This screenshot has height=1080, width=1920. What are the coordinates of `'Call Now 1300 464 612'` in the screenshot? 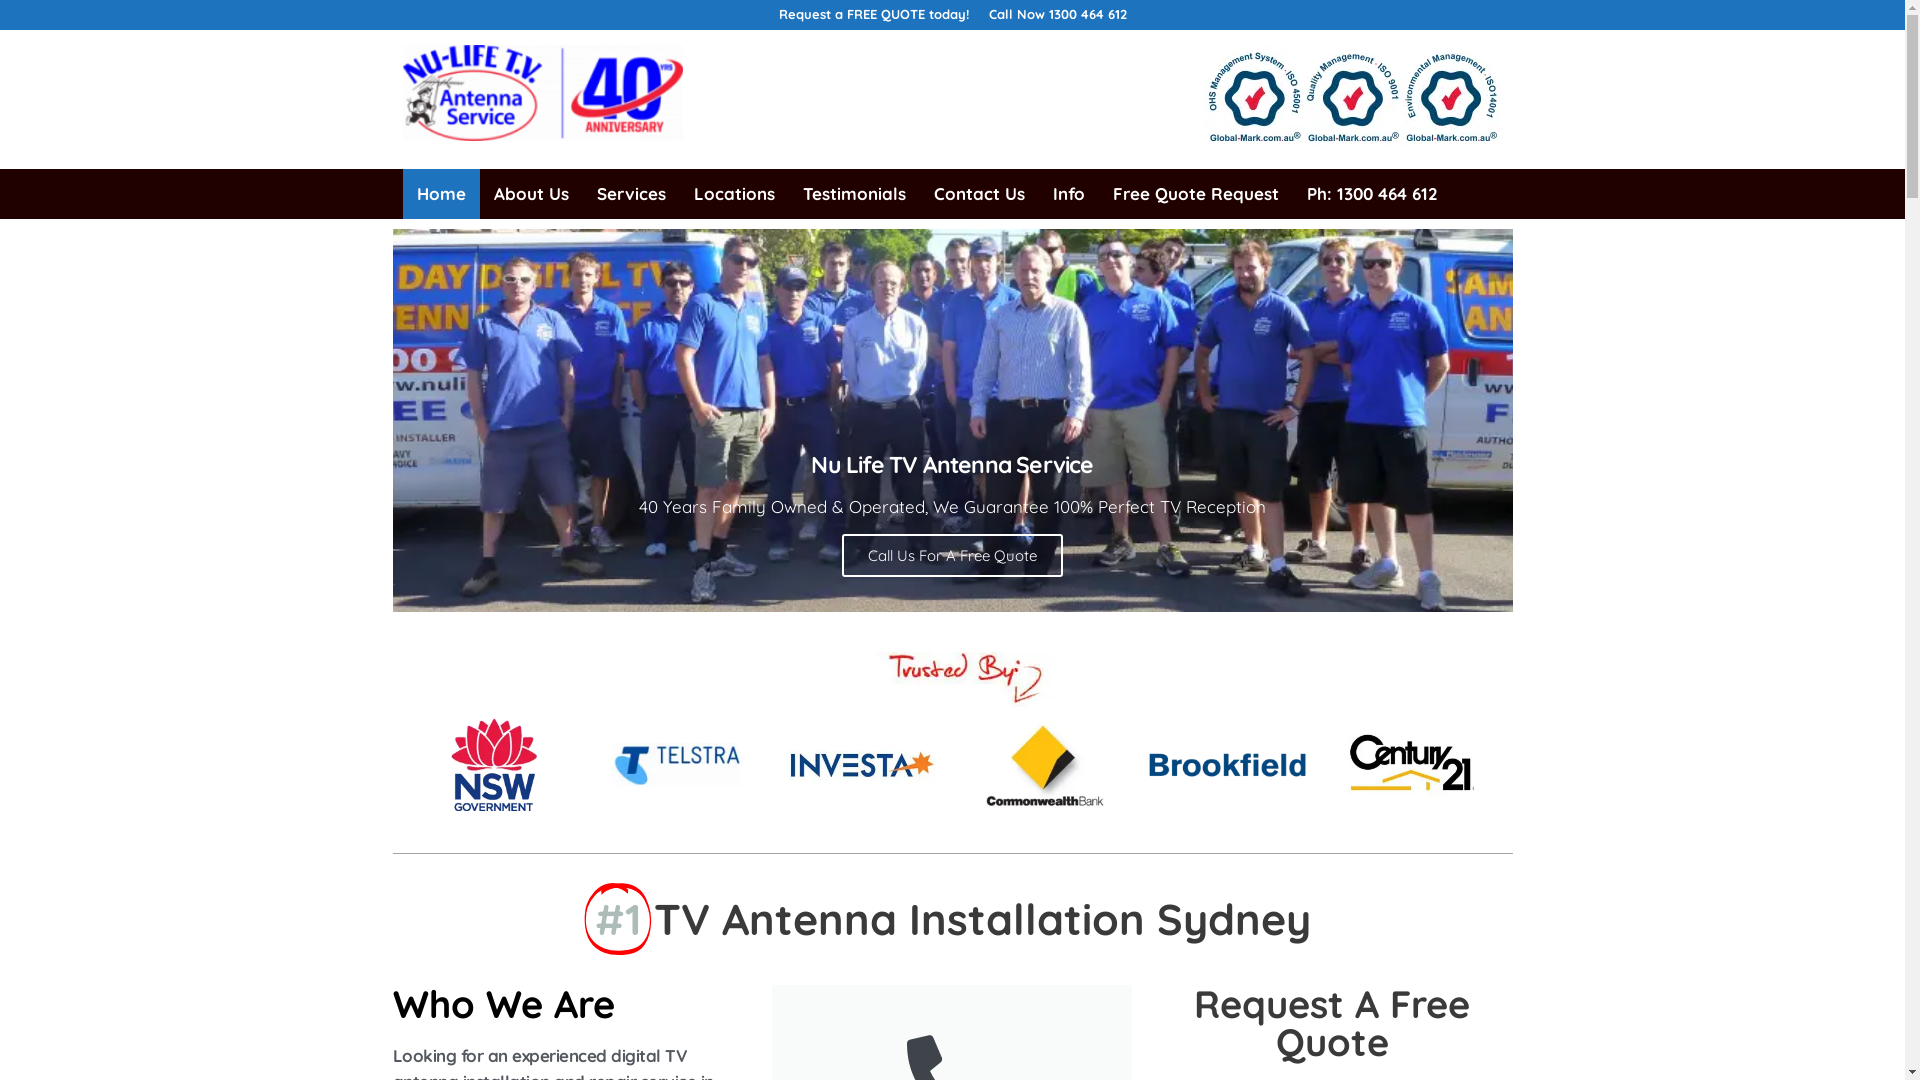 It's located at (1055, 14).